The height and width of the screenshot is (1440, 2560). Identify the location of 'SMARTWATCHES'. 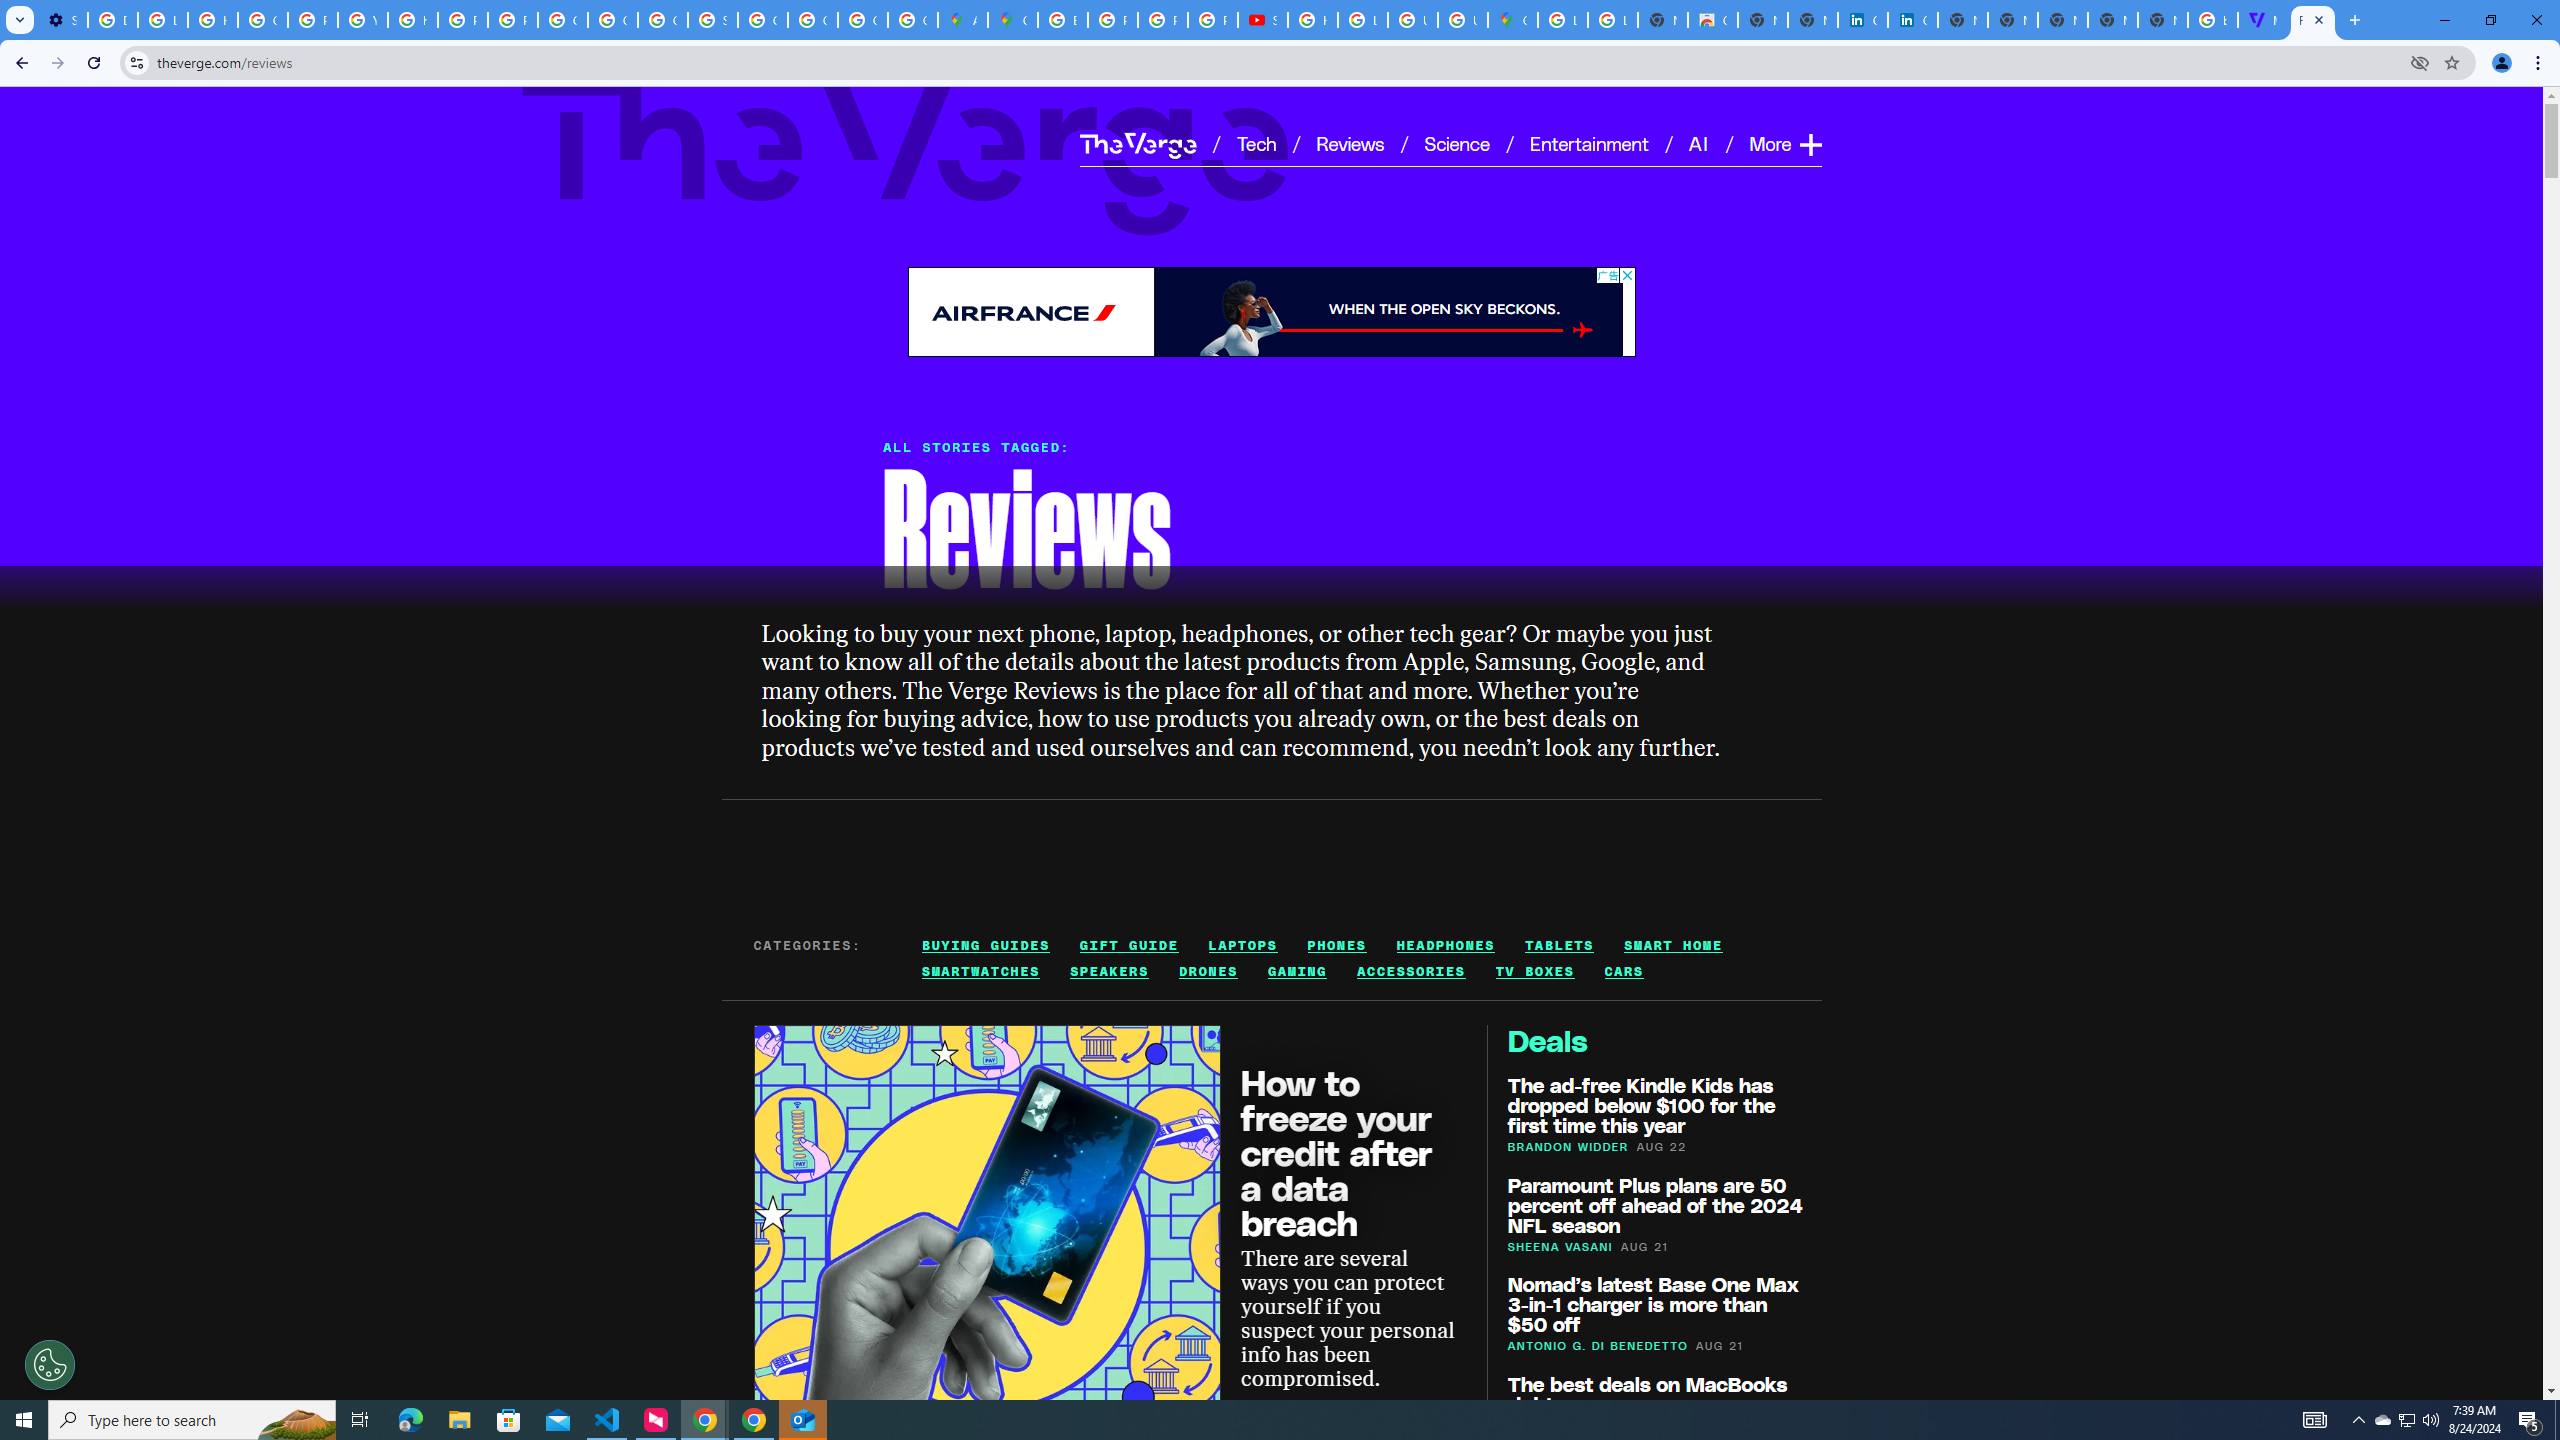
(981, 972).